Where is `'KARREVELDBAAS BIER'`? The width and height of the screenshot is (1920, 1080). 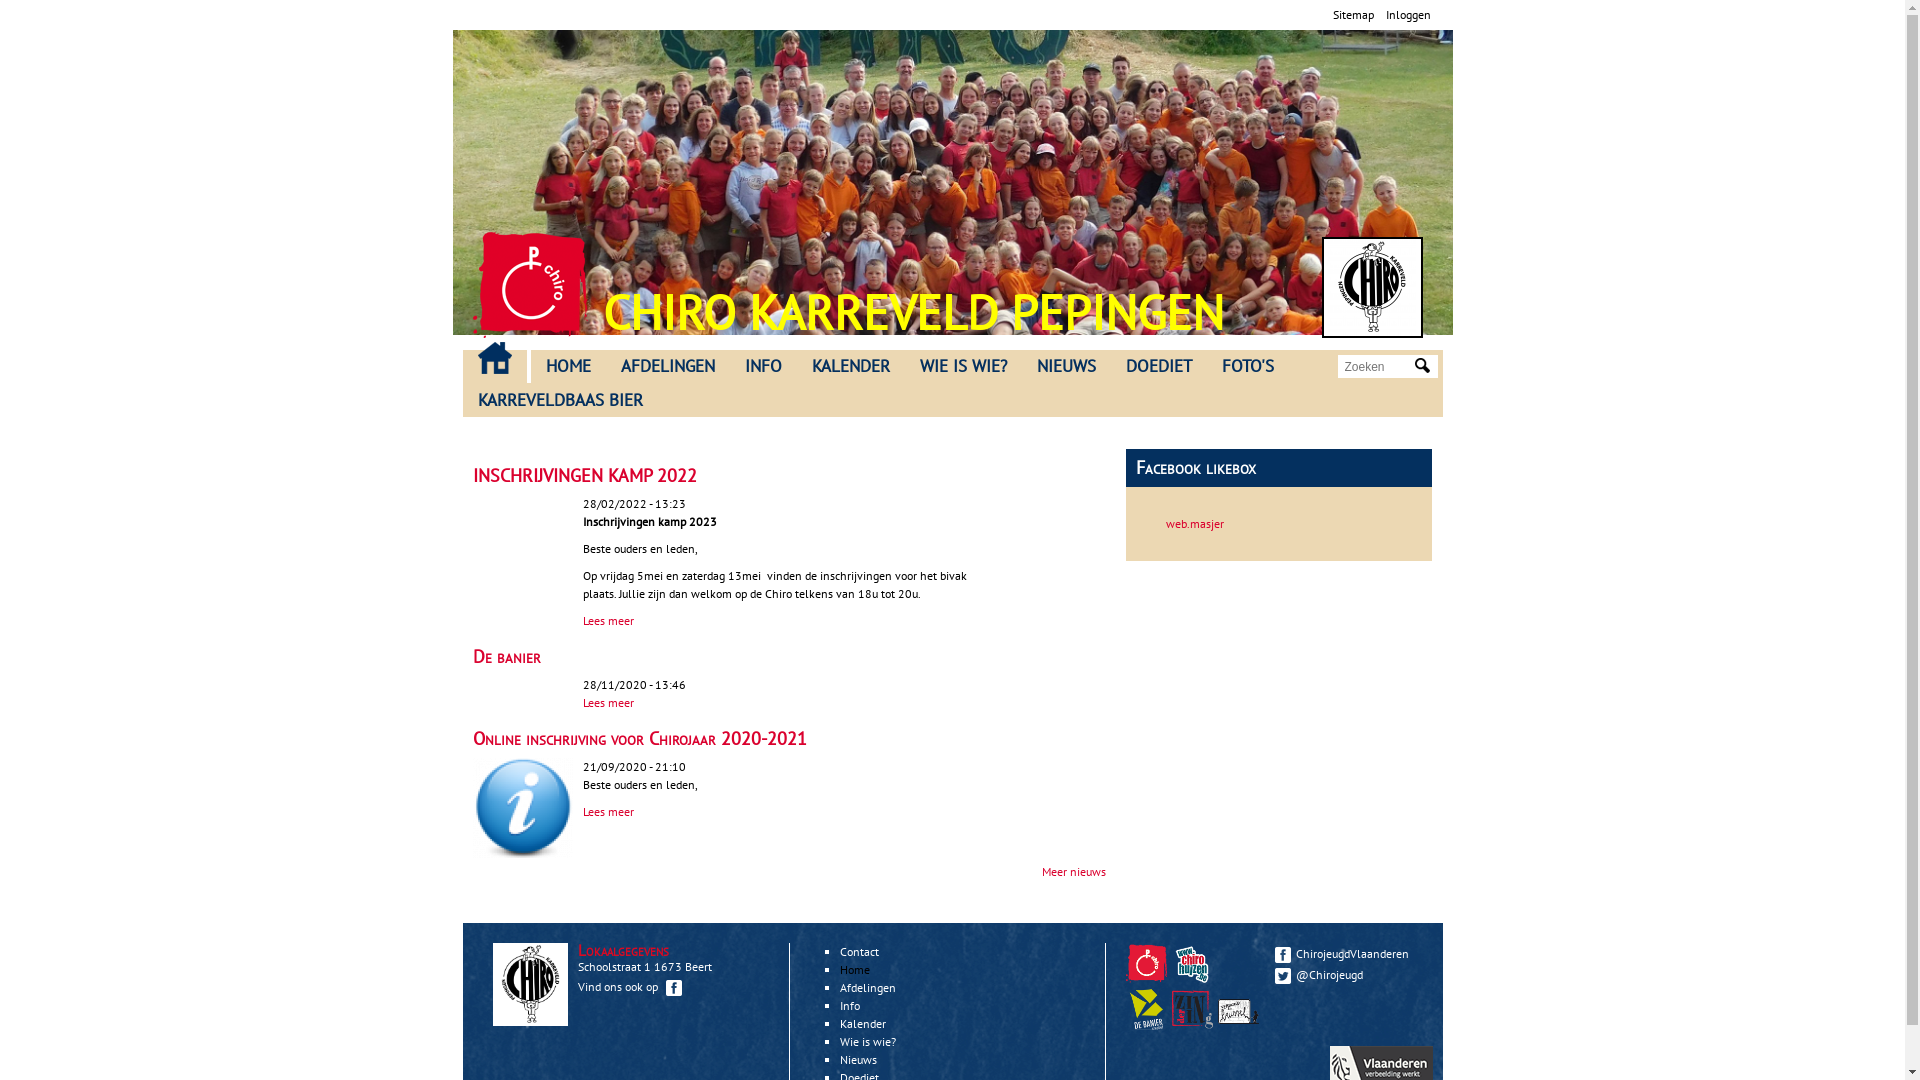 'KARREVELDBAAS BIER' is located at coordinates (460, 401).